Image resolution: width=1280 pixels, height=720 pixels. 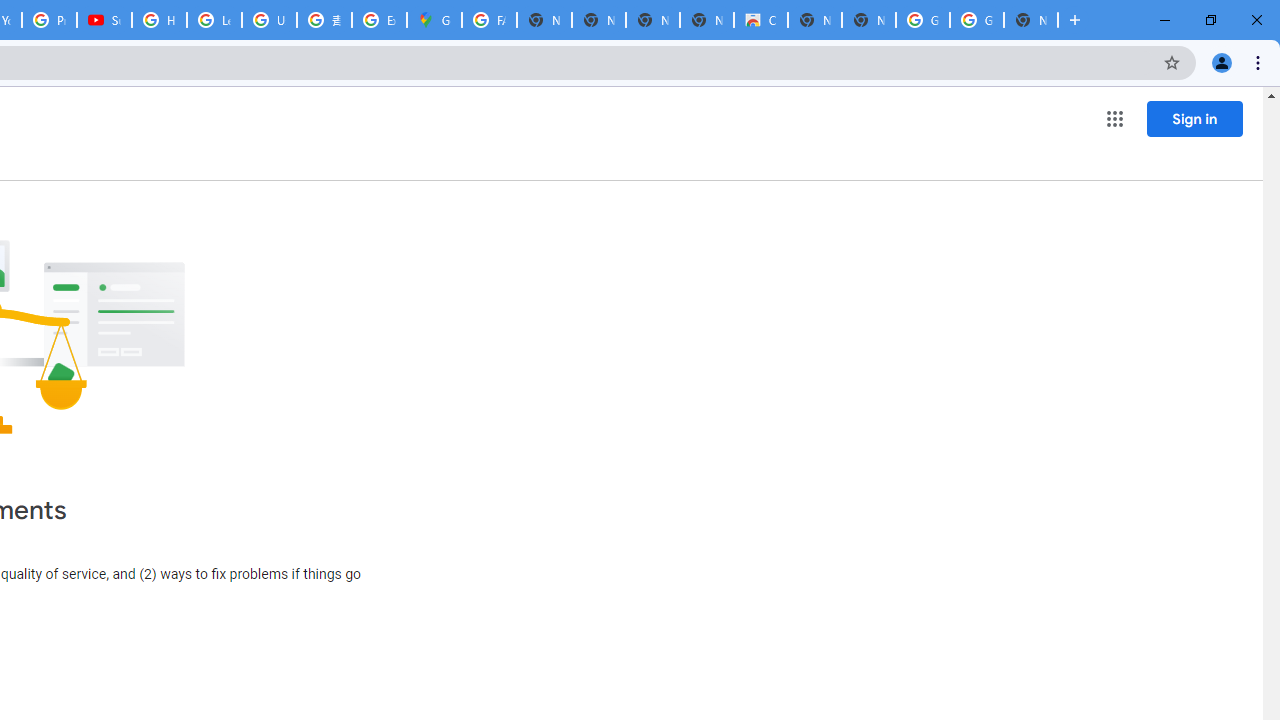 I want to click on 'New Tab', so click(x=1031, y=20).